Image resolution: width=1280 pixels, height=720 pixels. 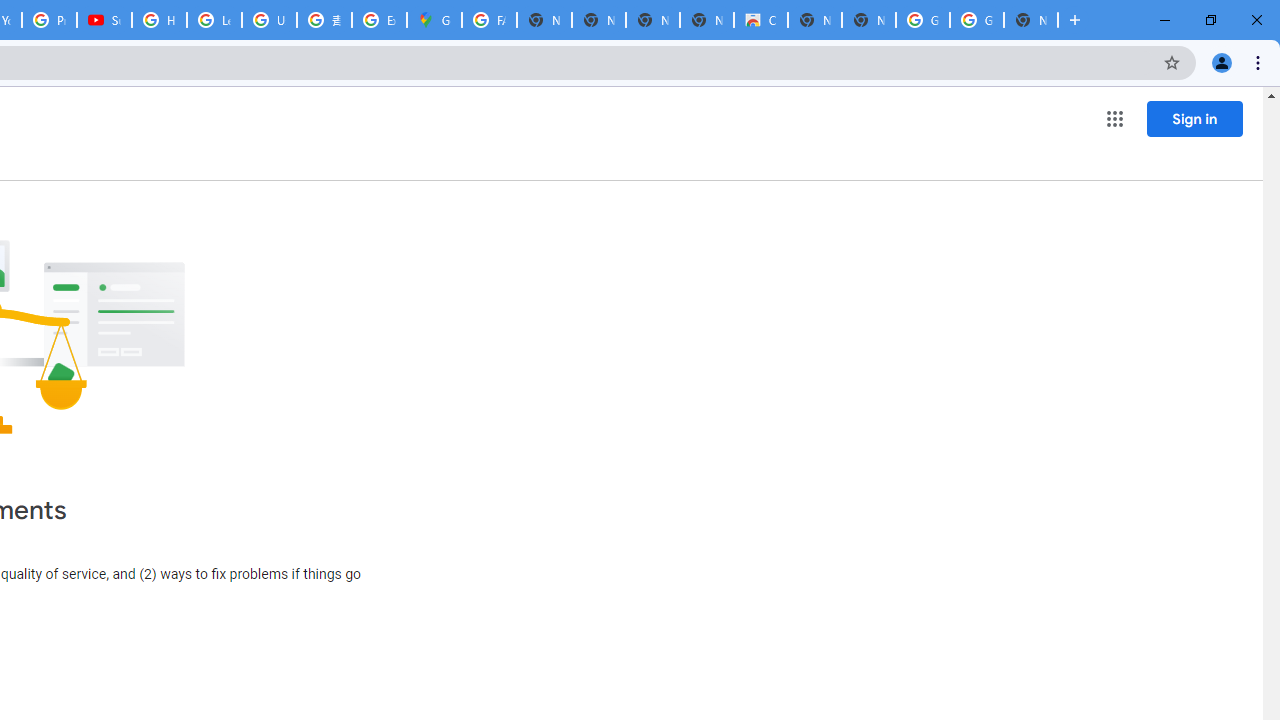 I want to click on 'New Tab', so click(x=1031, y=20).